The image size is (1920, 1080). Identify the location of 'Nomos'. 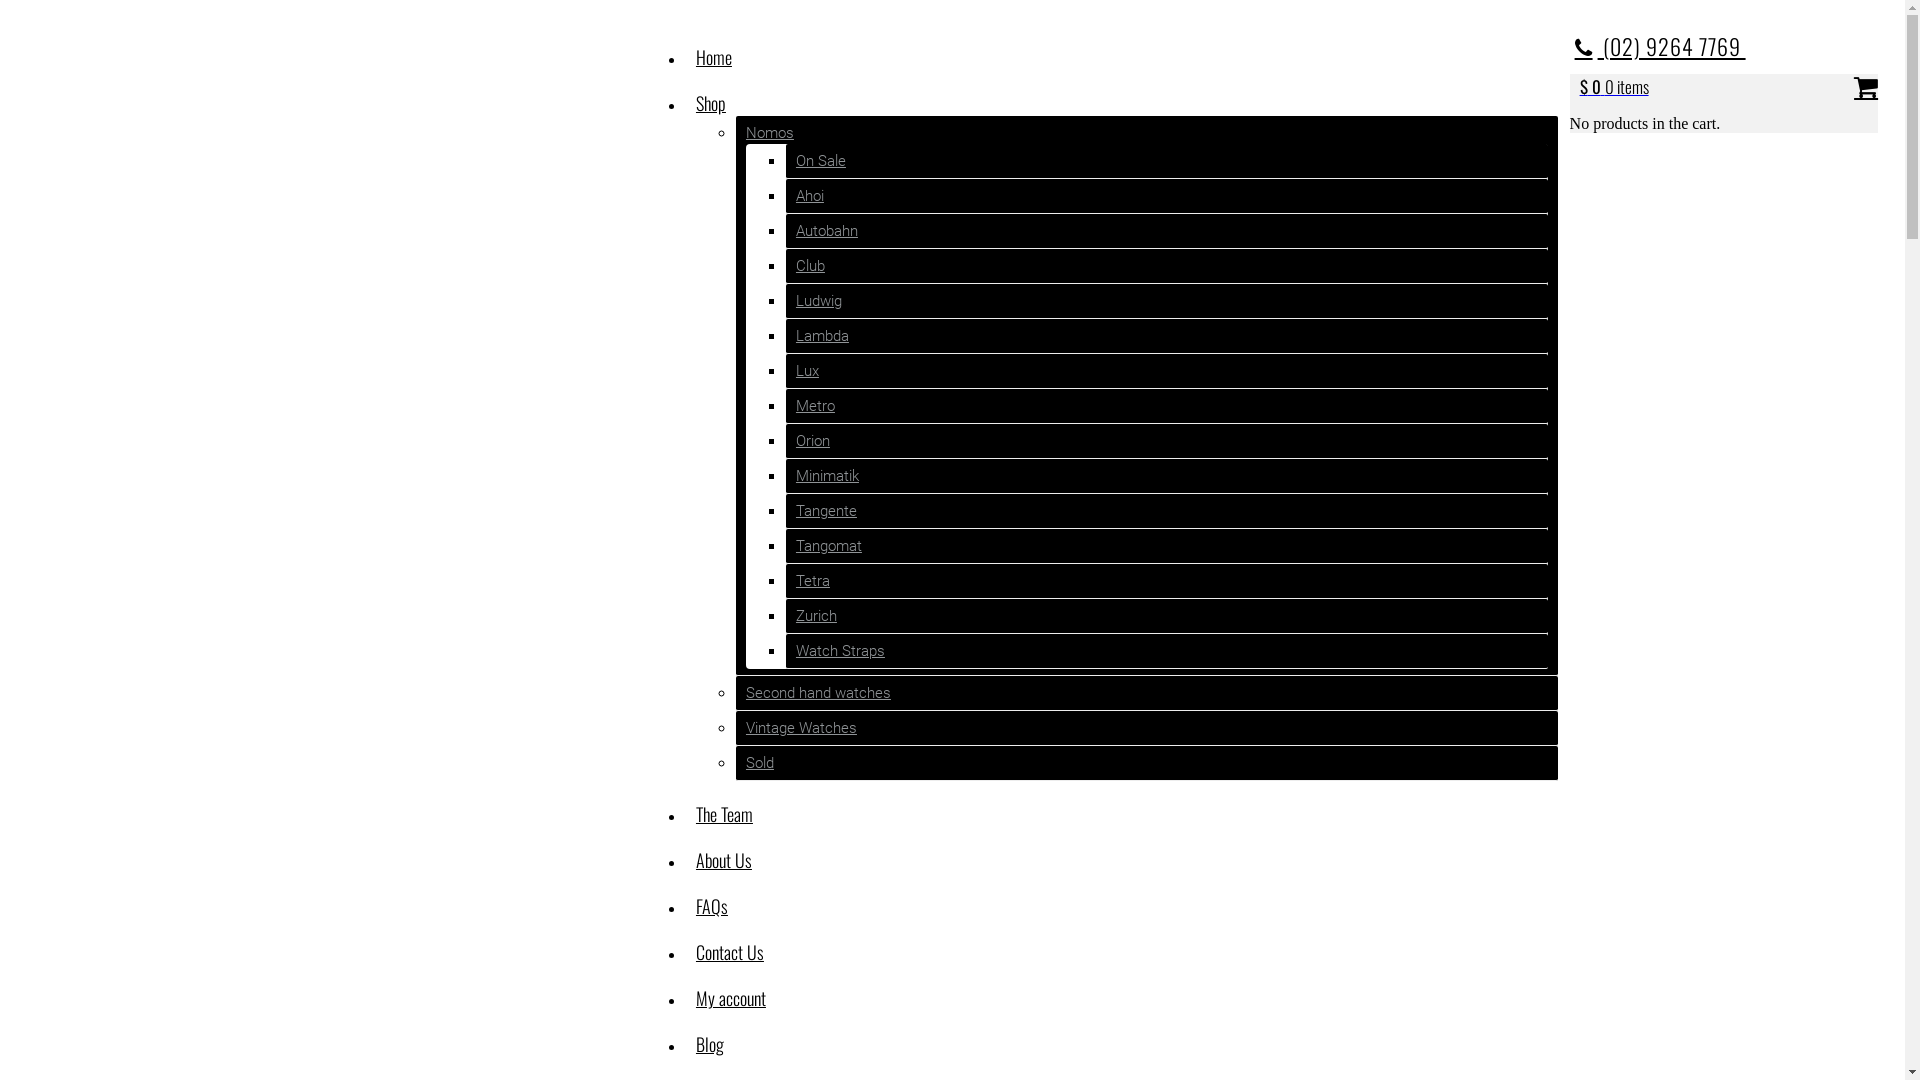
(768, 132).